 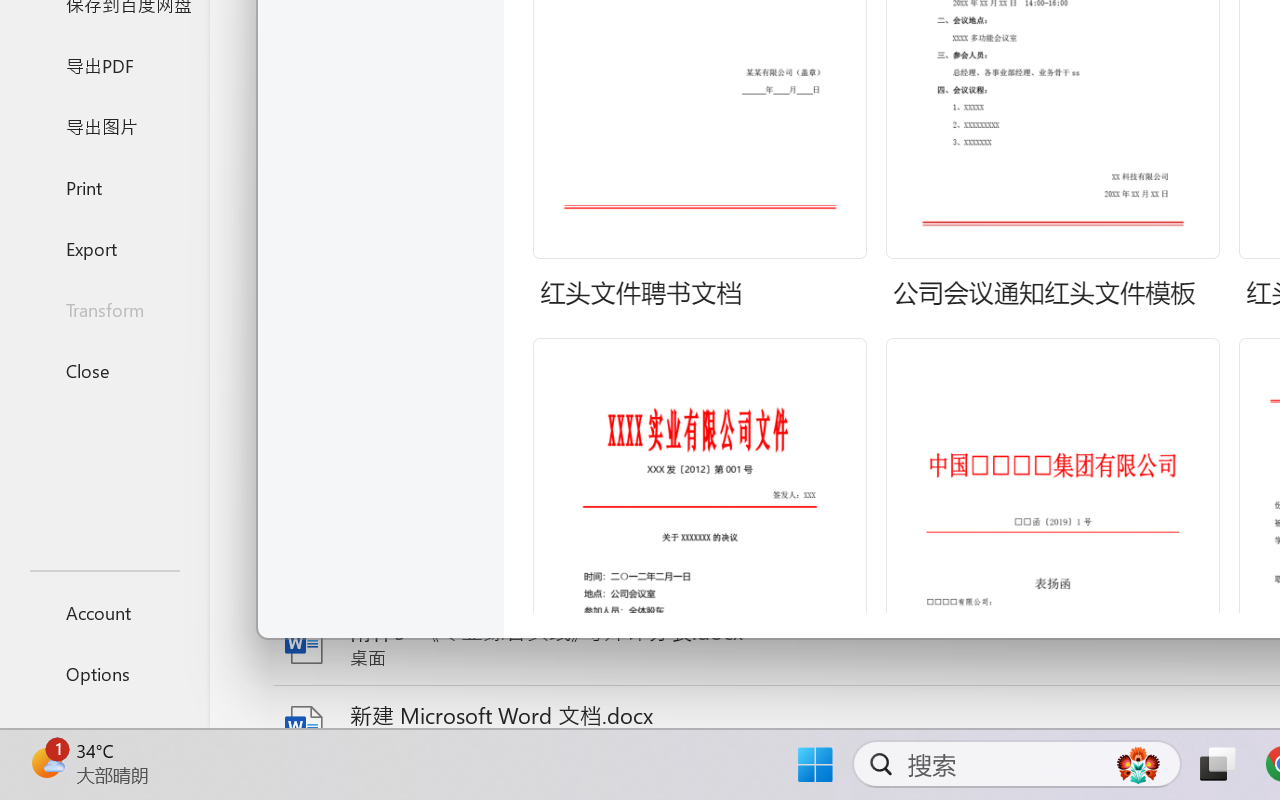 What do you see at coordinates (1138, 764) in the screenshot?
I see `'AutomationID: DynamicSearchBoxGleamImage'` at bounding box center [1138, 764].